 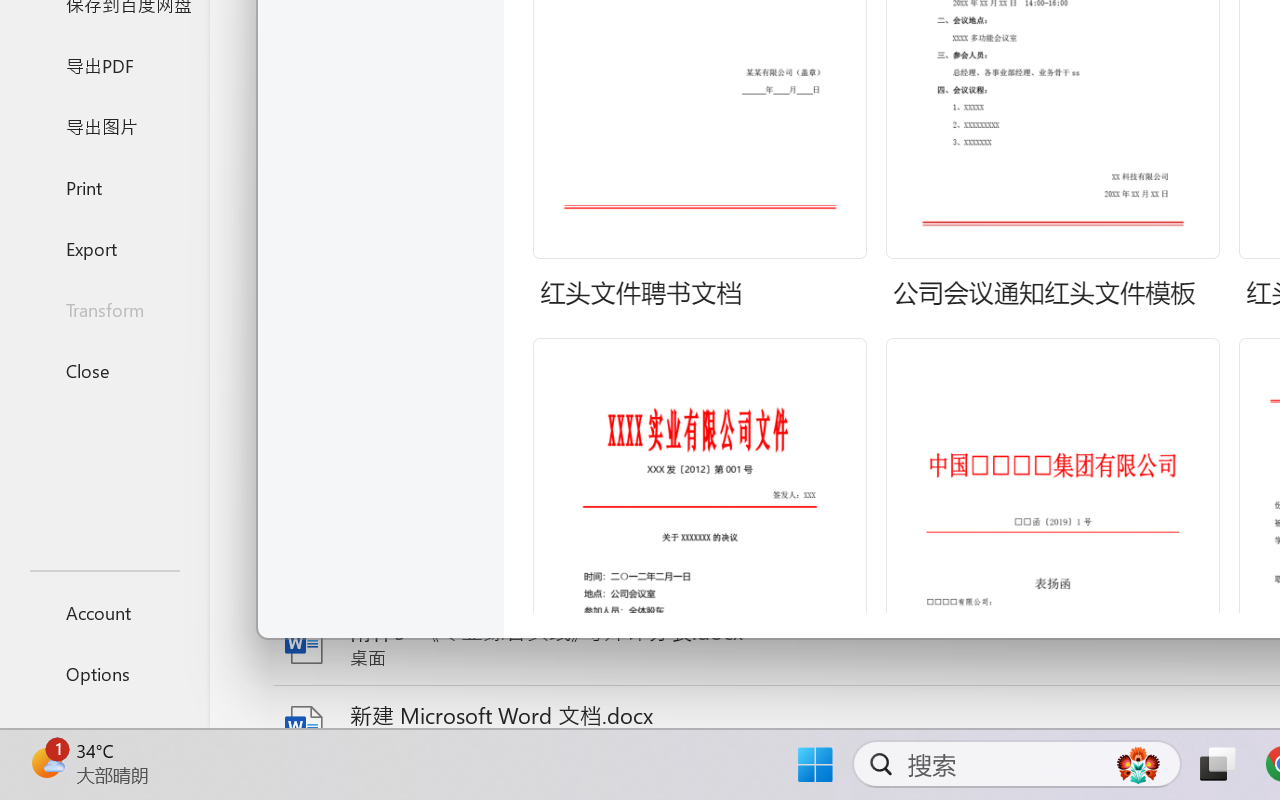 What do you see at coordinates (1138, 764) in the screenshot?
I see `'AutomationID: DynamicSearchBoxGleamImage'` at bounding box center [1138, 764].